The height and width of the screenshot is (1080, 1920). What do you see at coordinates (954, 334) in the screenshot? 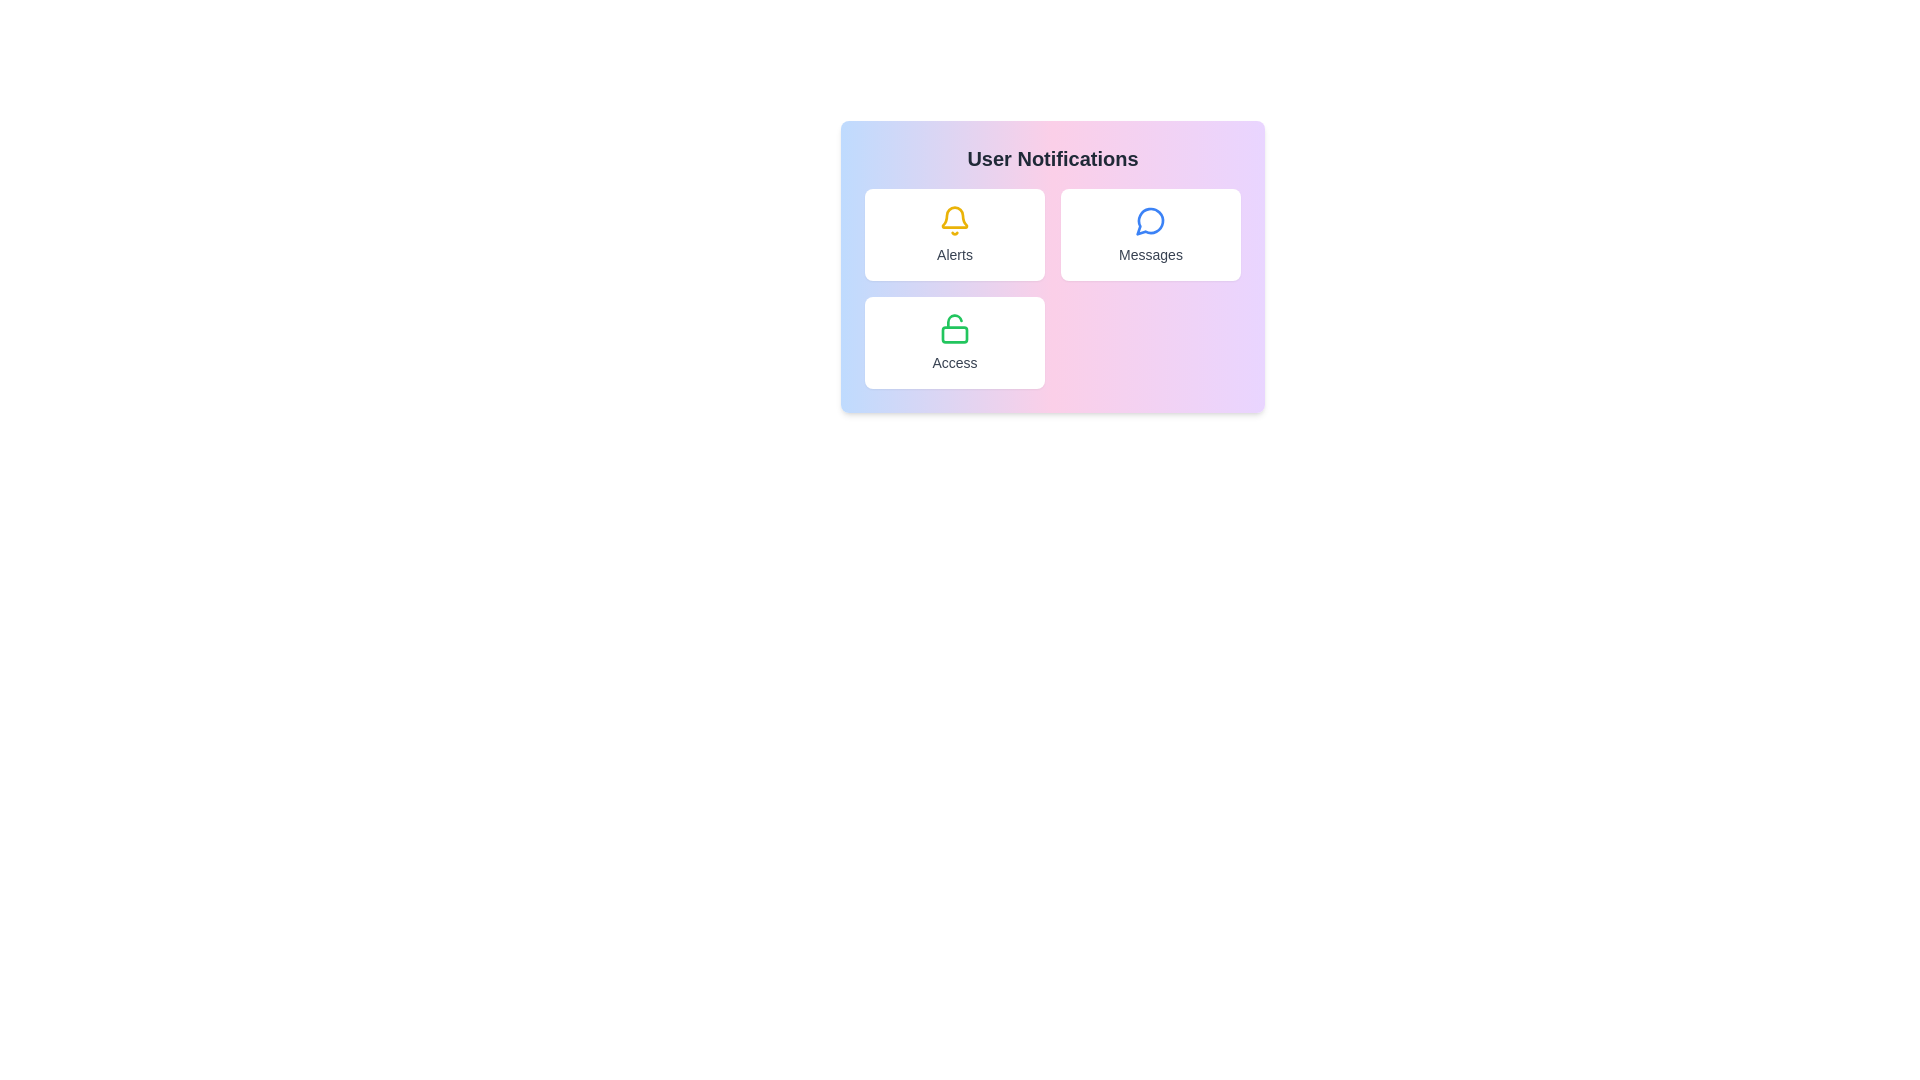
I see `the decorative Icon element located at the bottom-left 'Access' card of the grid representing the lock's body graphic` at bounding box center [954, 334].